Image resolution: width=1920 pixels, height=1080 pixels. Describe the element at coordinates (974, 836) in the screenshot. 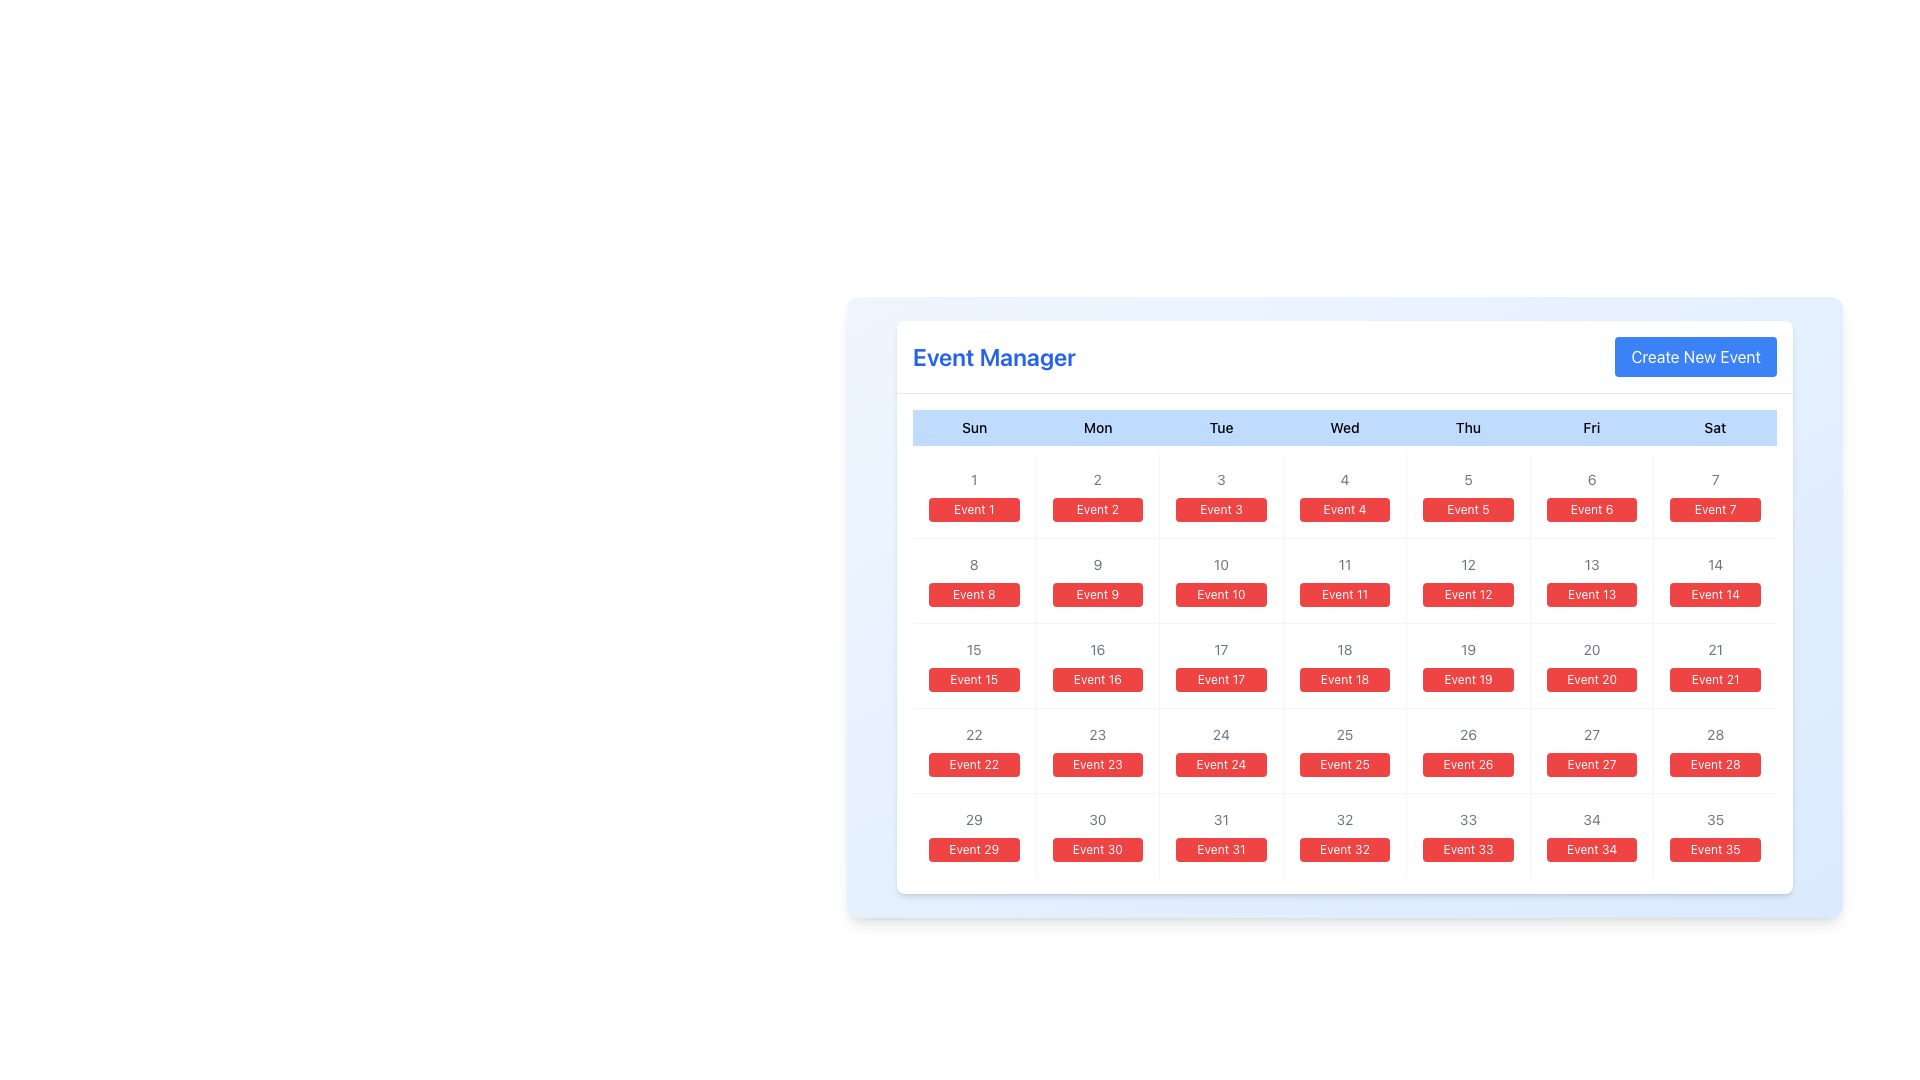

I see `the composite component for the day of the month labeled '29' with a red button indicating 'Event 29' in the Event Manager interface` at that location.